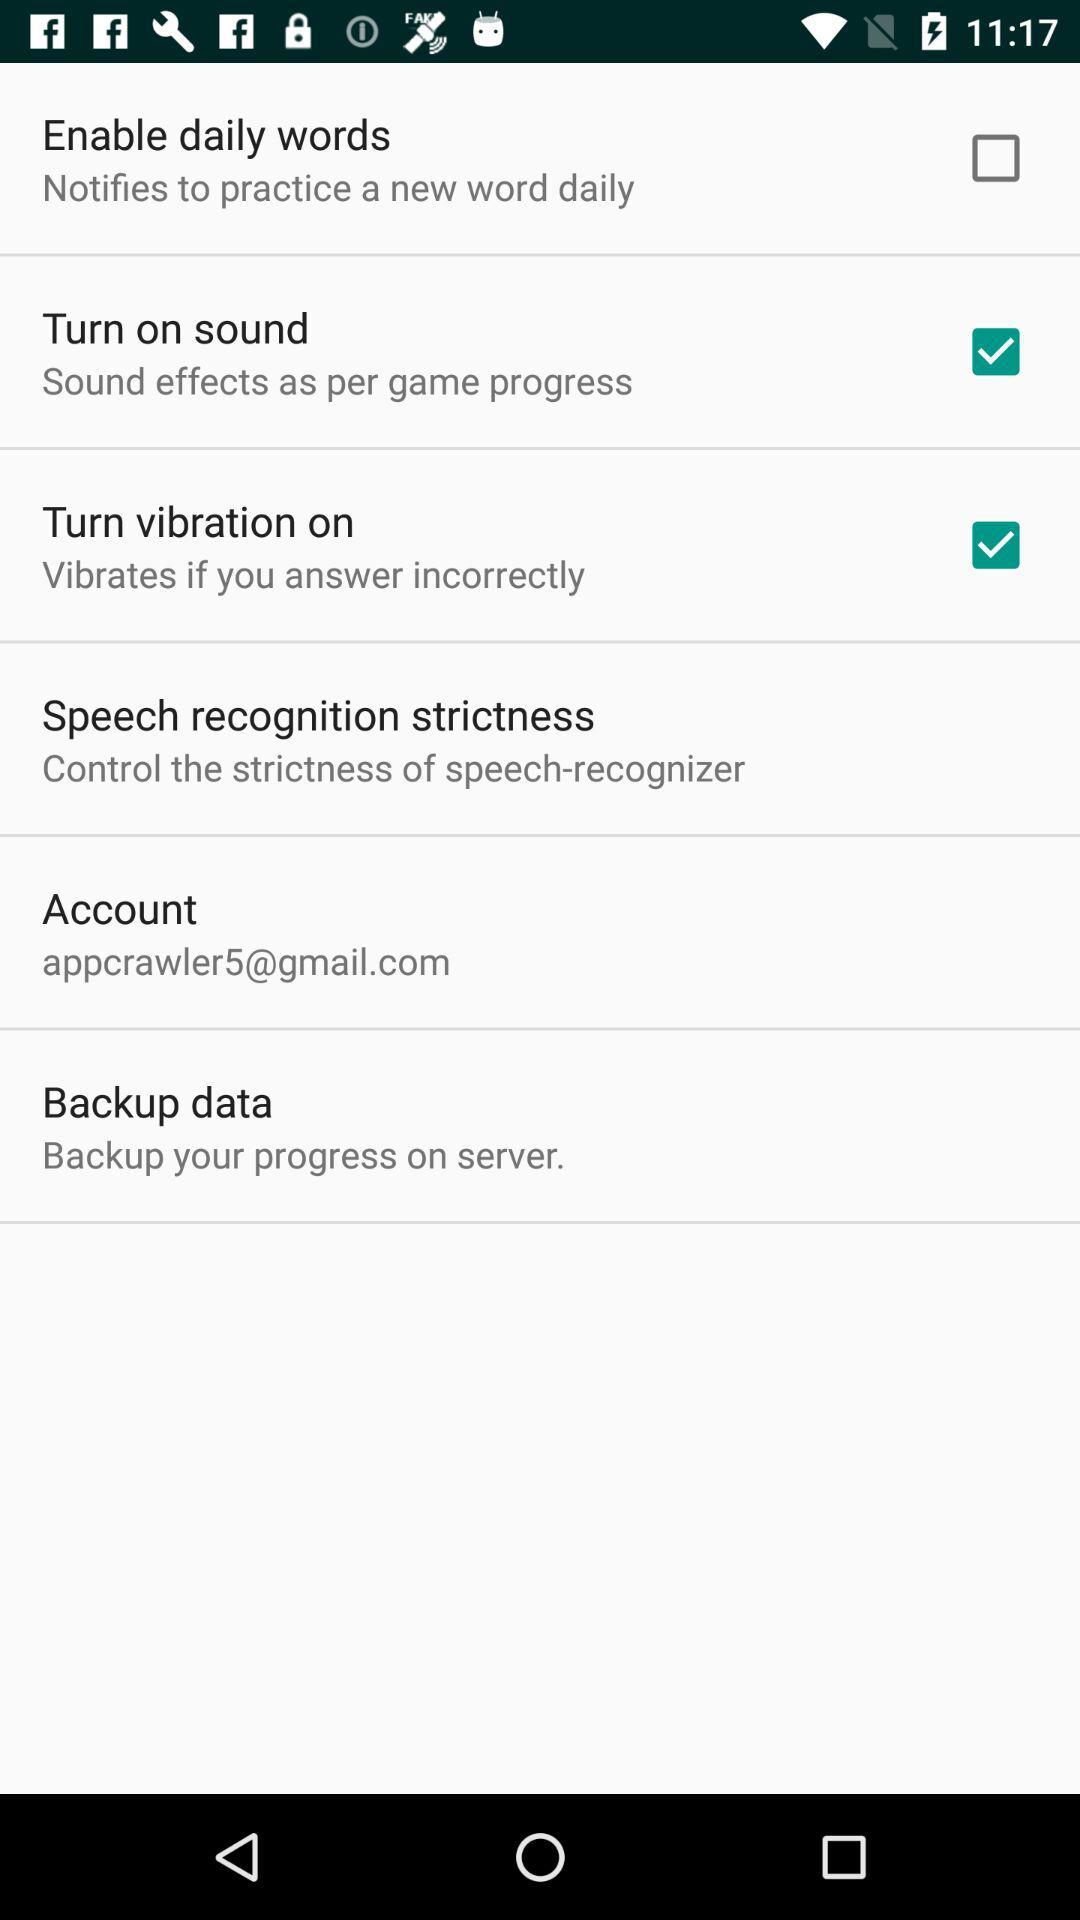 Image resolution: width=1080 pixels, height=1920 pixels. What do you see at coordinates (337, 186) in the screenshot?
I see `the item above the turn on sound item` at bounding box center [337, 186].